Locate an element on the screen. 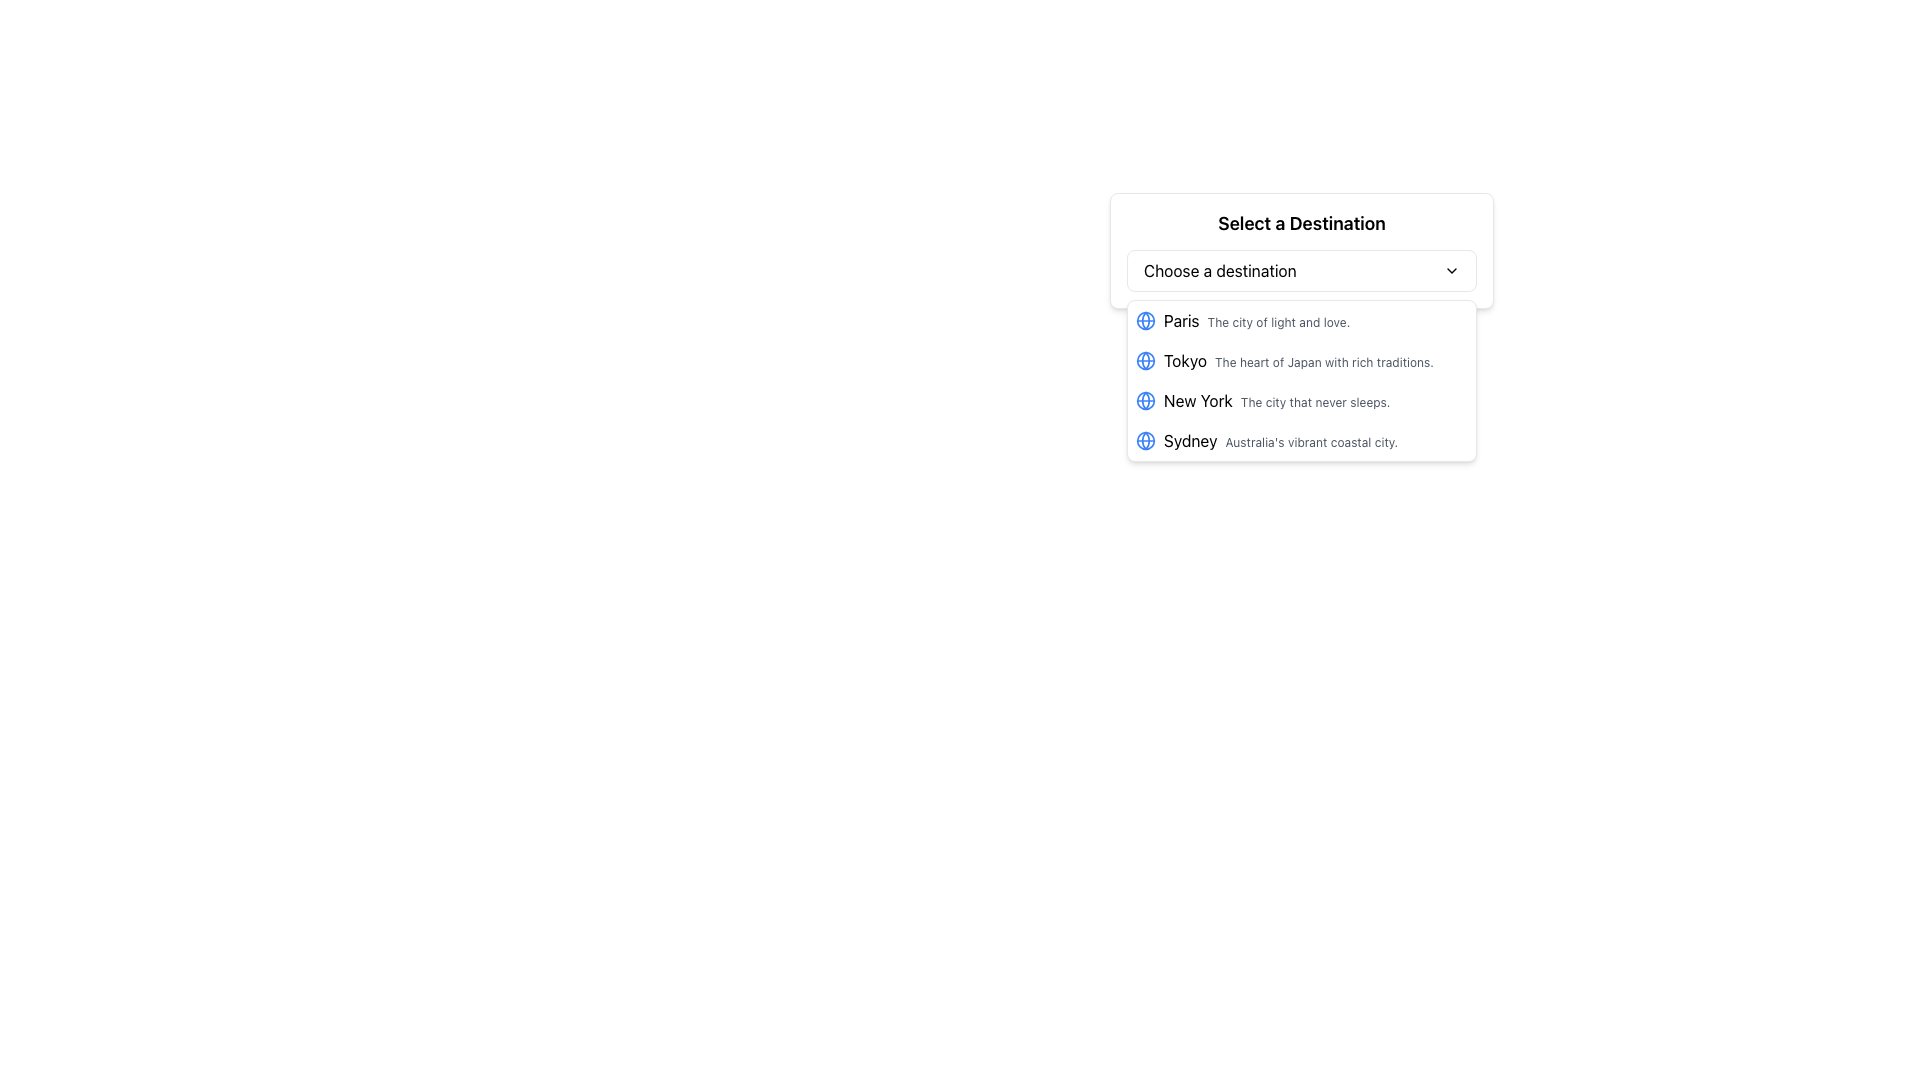 The image size is (1920, 1080). the text label for the destination 'Tokyo' in the dropdown menu titled 'Select a Destination', which is located in the second position in a vertical list of destinations is located at coordinates (1298, 361).